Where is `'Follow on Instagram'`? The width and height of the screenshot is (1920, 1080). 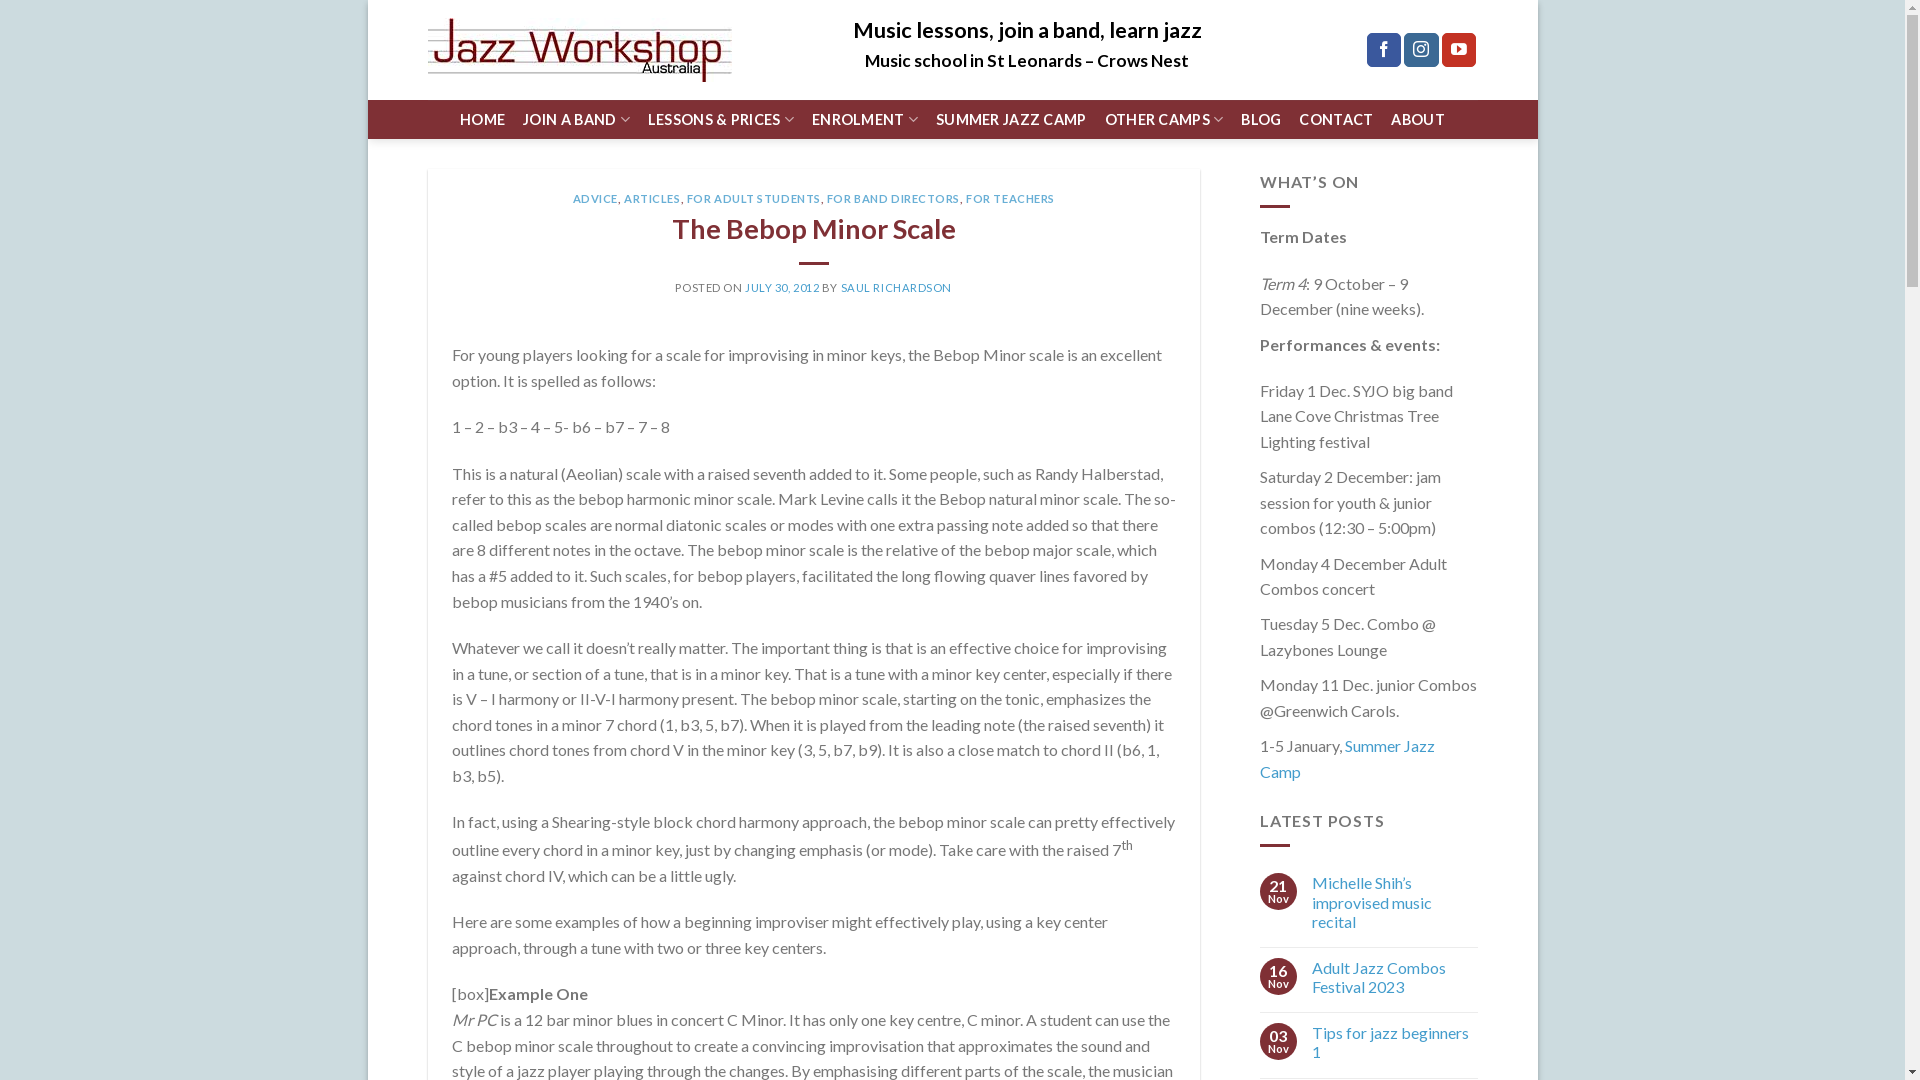
'Follow on Instagram' is located at coordinates (1419, 49).